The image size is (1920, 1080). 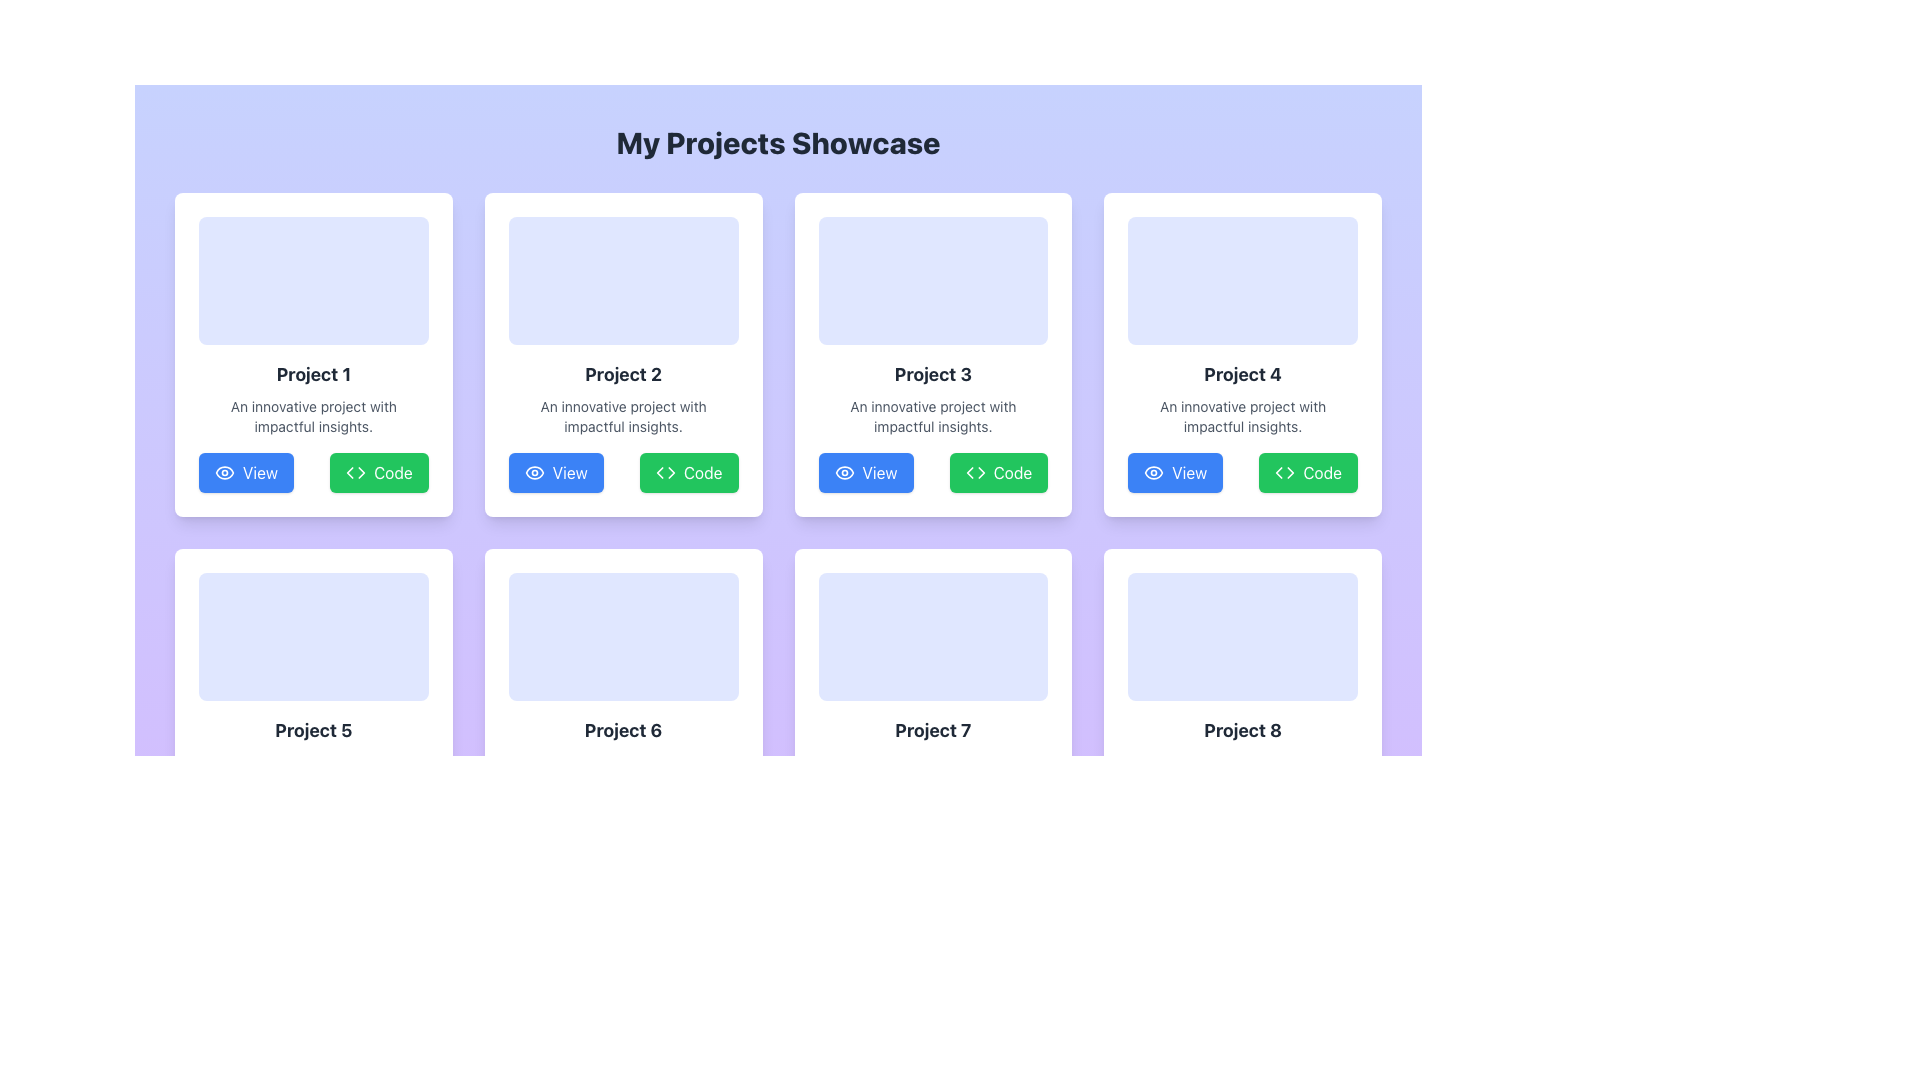 What do you see at coordinates (1291, 473) in the screenshot?
I see `the rightmost part of the SVG icon that is part of the 'Code' button for 'Project 4' in the project showcase layout` at bounding box center [1291, 473].